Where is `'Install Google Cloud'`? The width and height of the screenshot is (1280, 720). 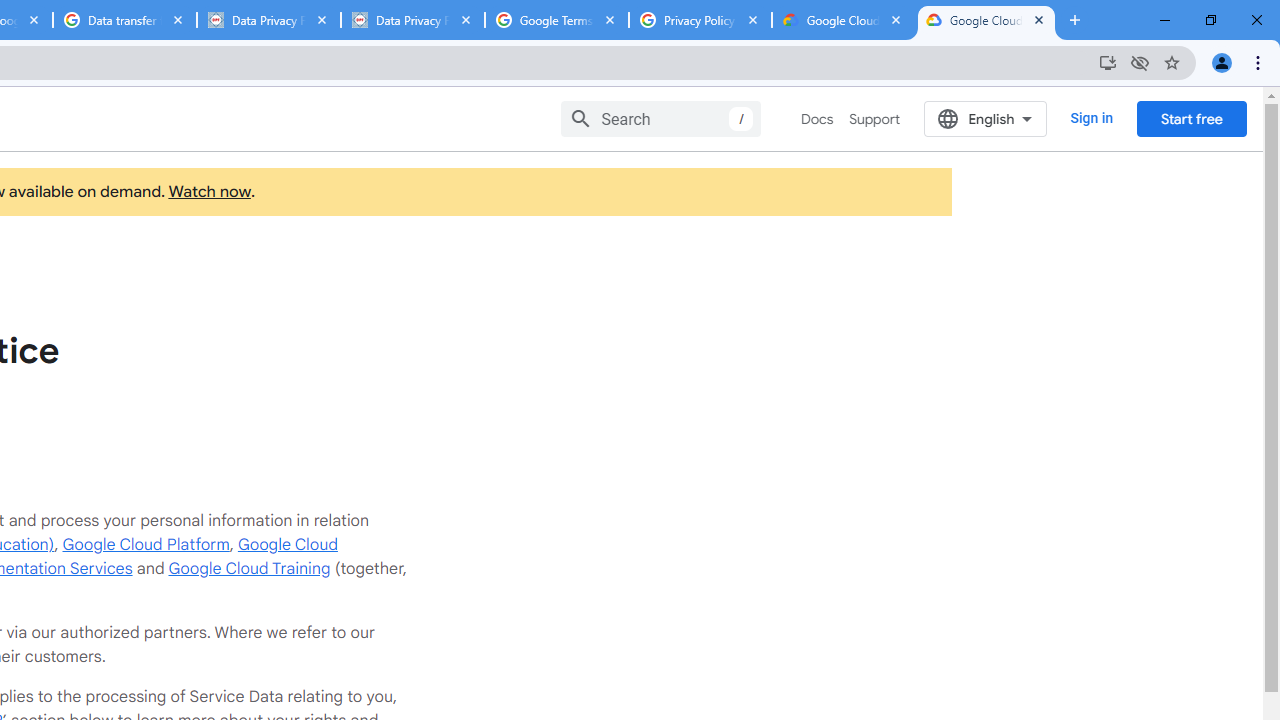 'Install Google Cloud' is located at coordinates (1106, 61).